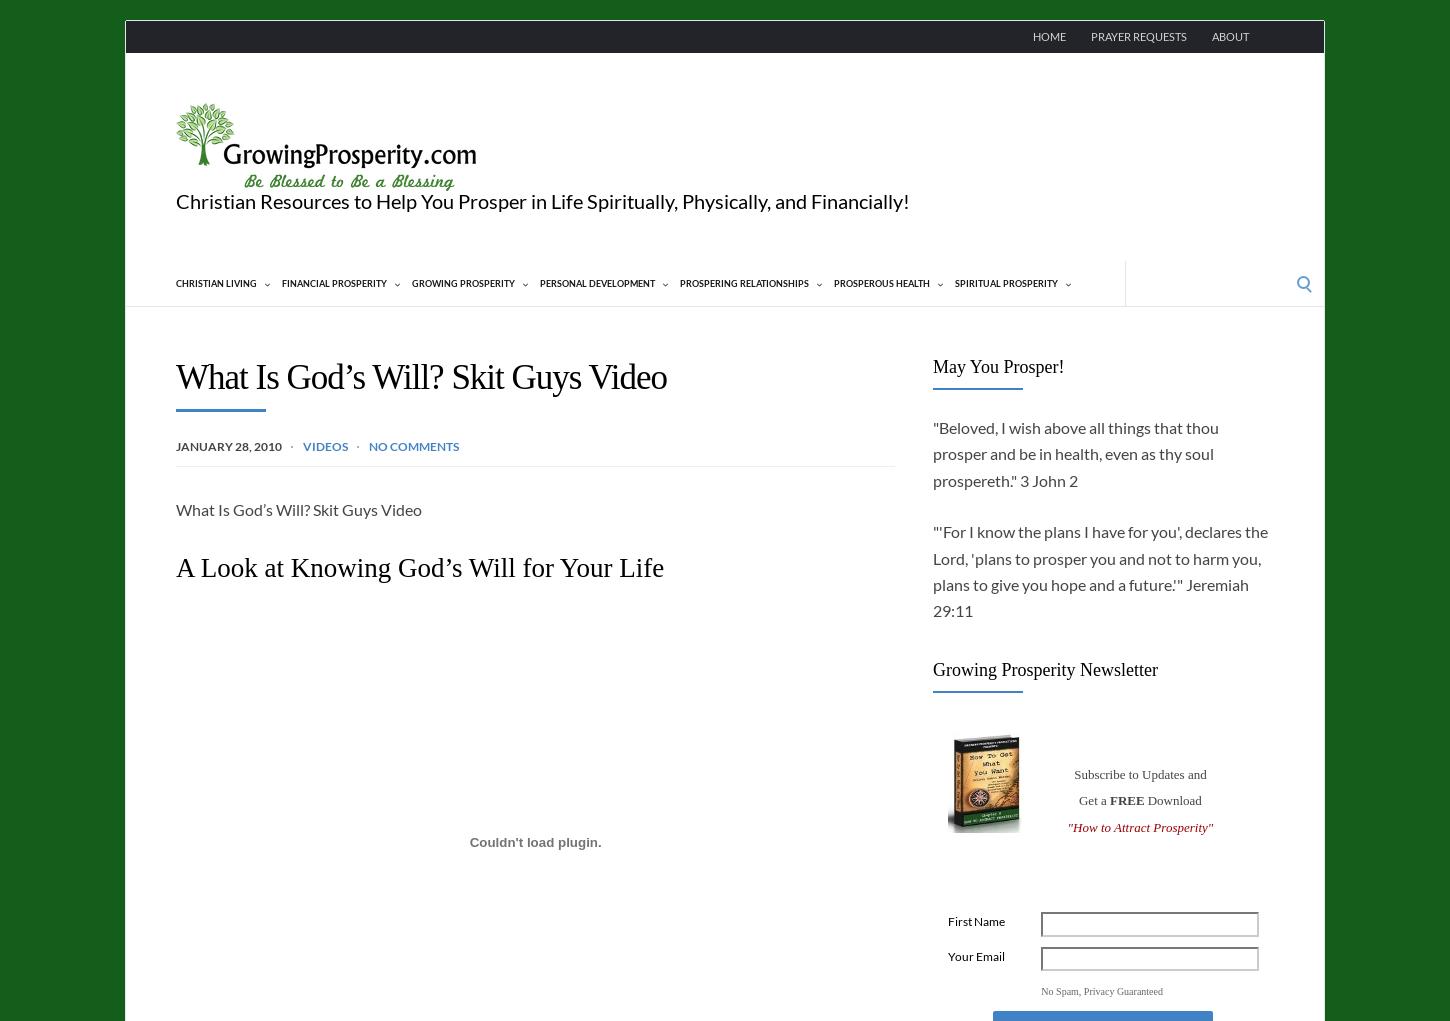 This screenshot has width=1450, height=1021. What do you see at coordinates (189, 580) in the screenshot?
I see `'Prayers & Praise'` at bounding box center [189, 580].